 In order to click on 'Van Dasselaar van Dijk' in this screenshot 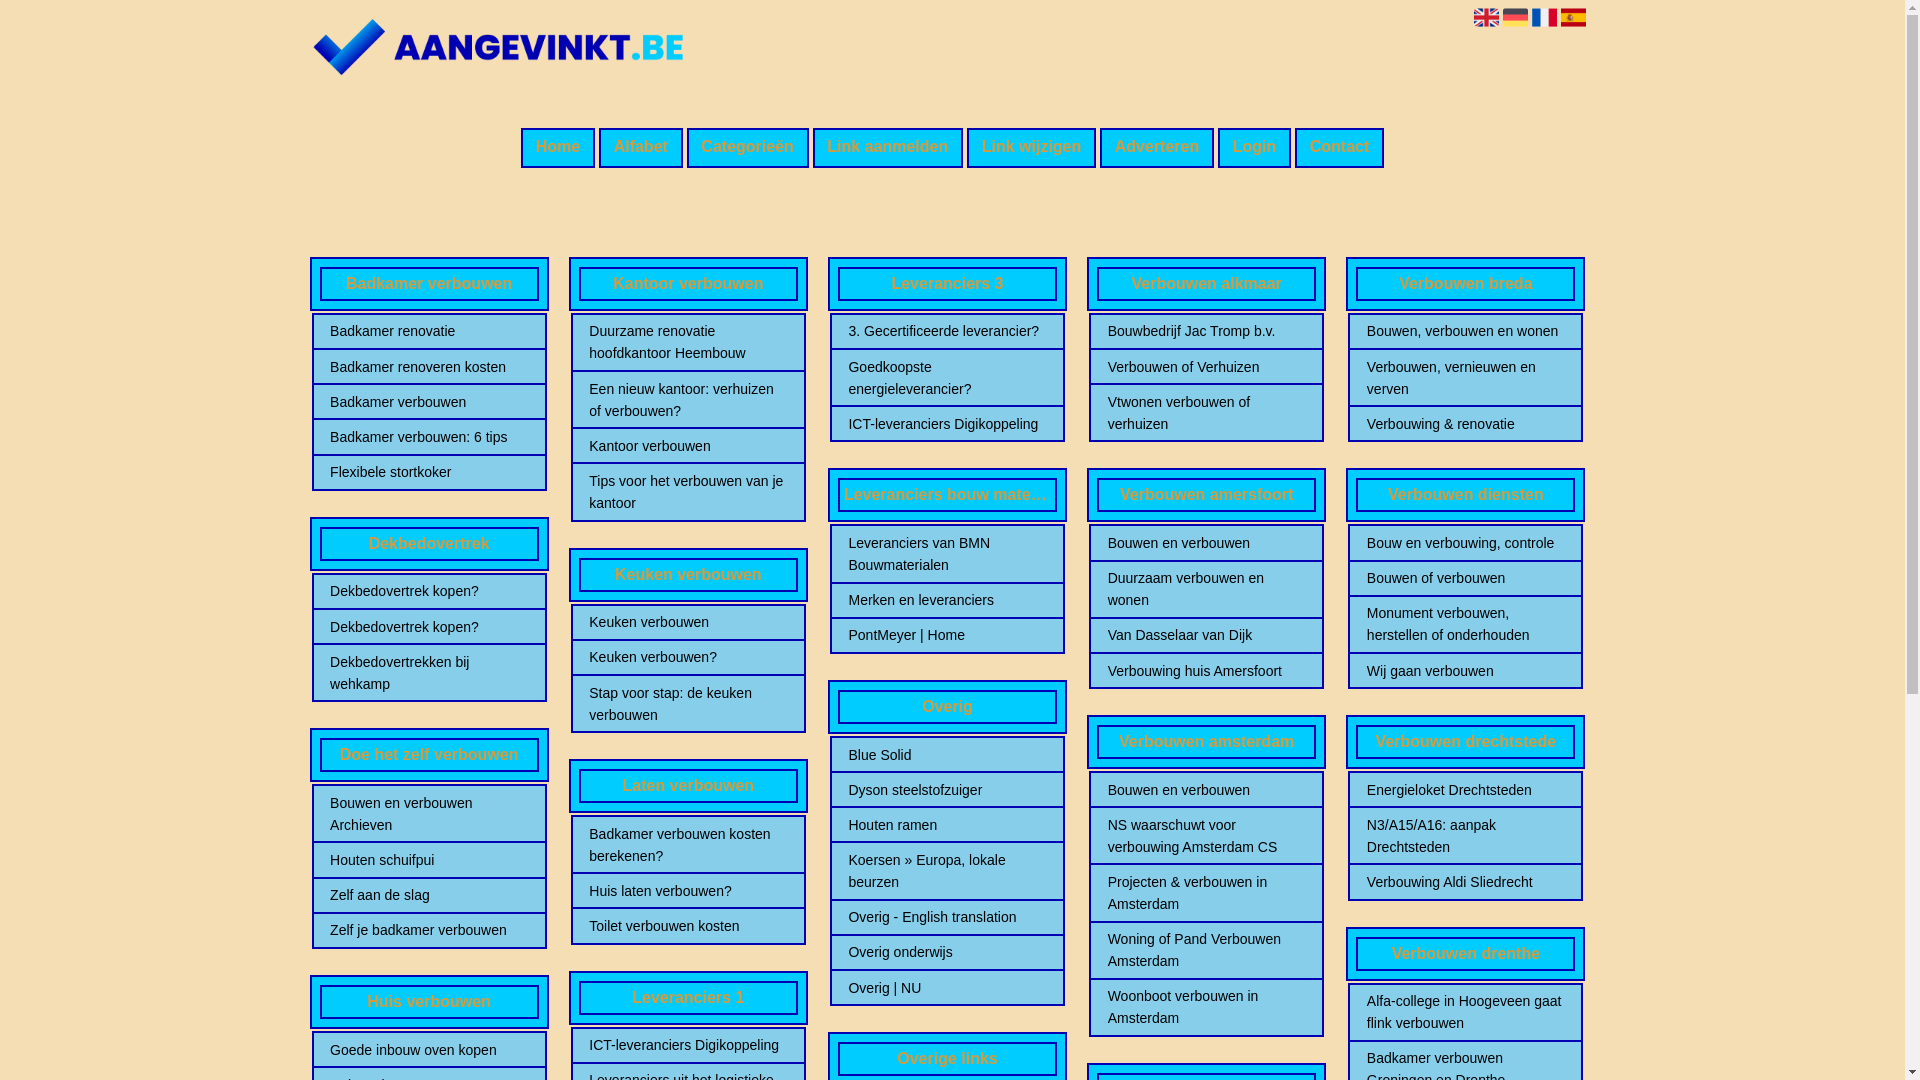, I will do `click(1205, 635)`.